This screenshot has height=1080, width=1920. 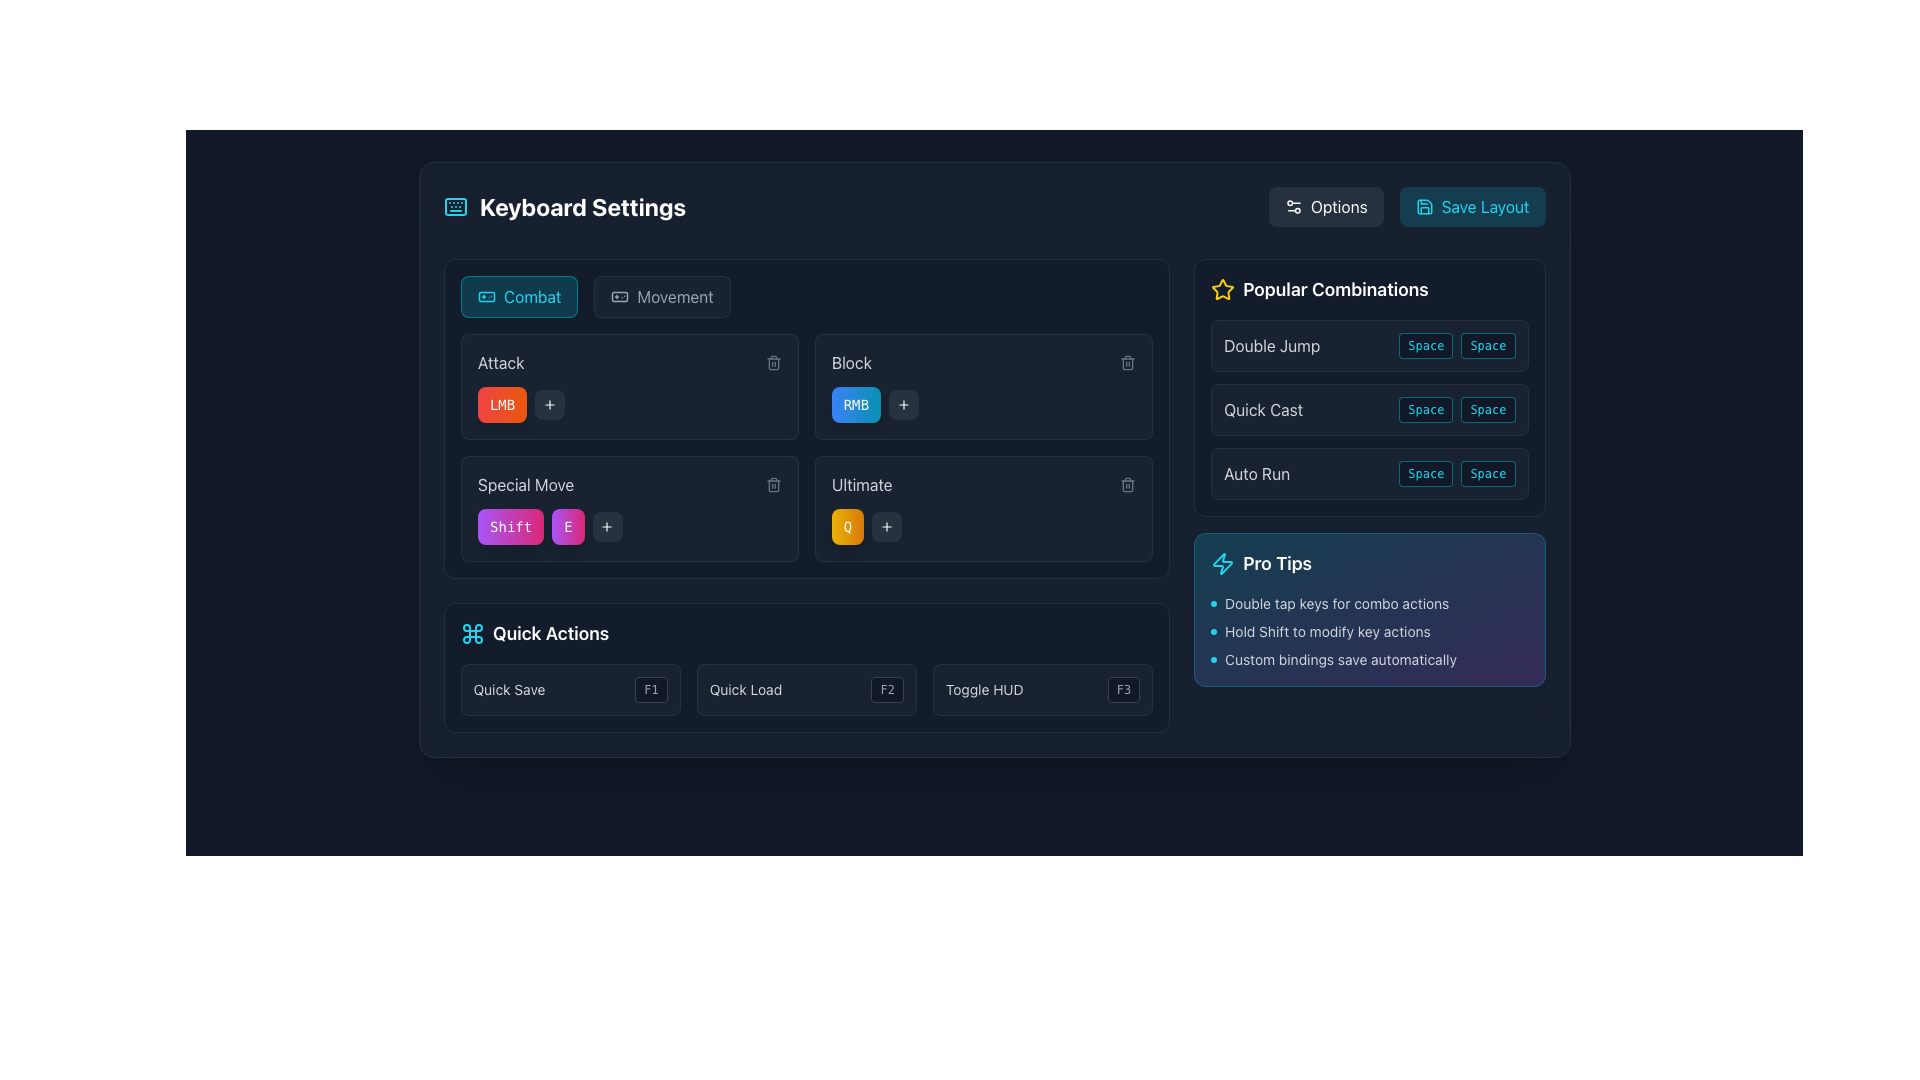 I want to click on the 'Ultimate' action keybinding panel located, so click(x=983, y=508).